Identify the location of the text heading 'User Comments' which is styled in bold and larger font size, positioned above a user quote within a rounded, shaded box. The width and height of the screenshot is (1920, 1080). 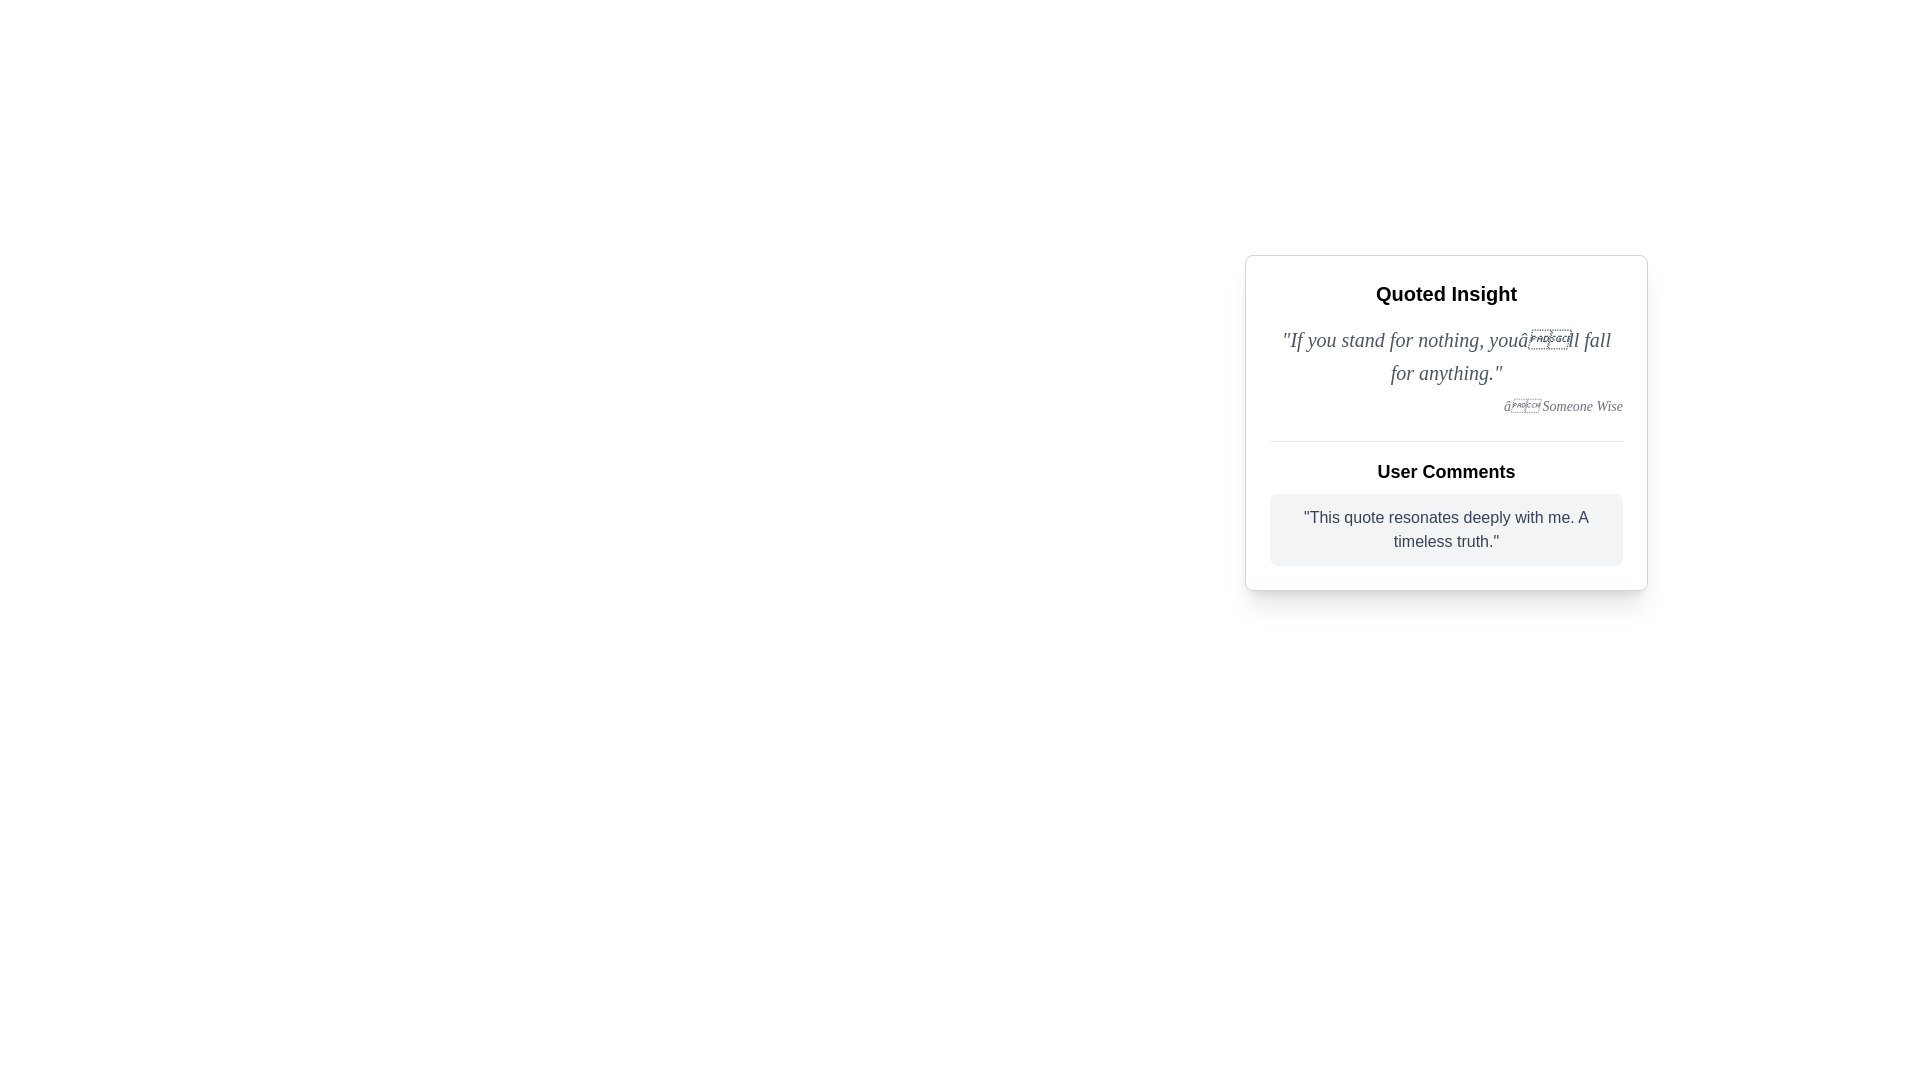
(1446, 471).